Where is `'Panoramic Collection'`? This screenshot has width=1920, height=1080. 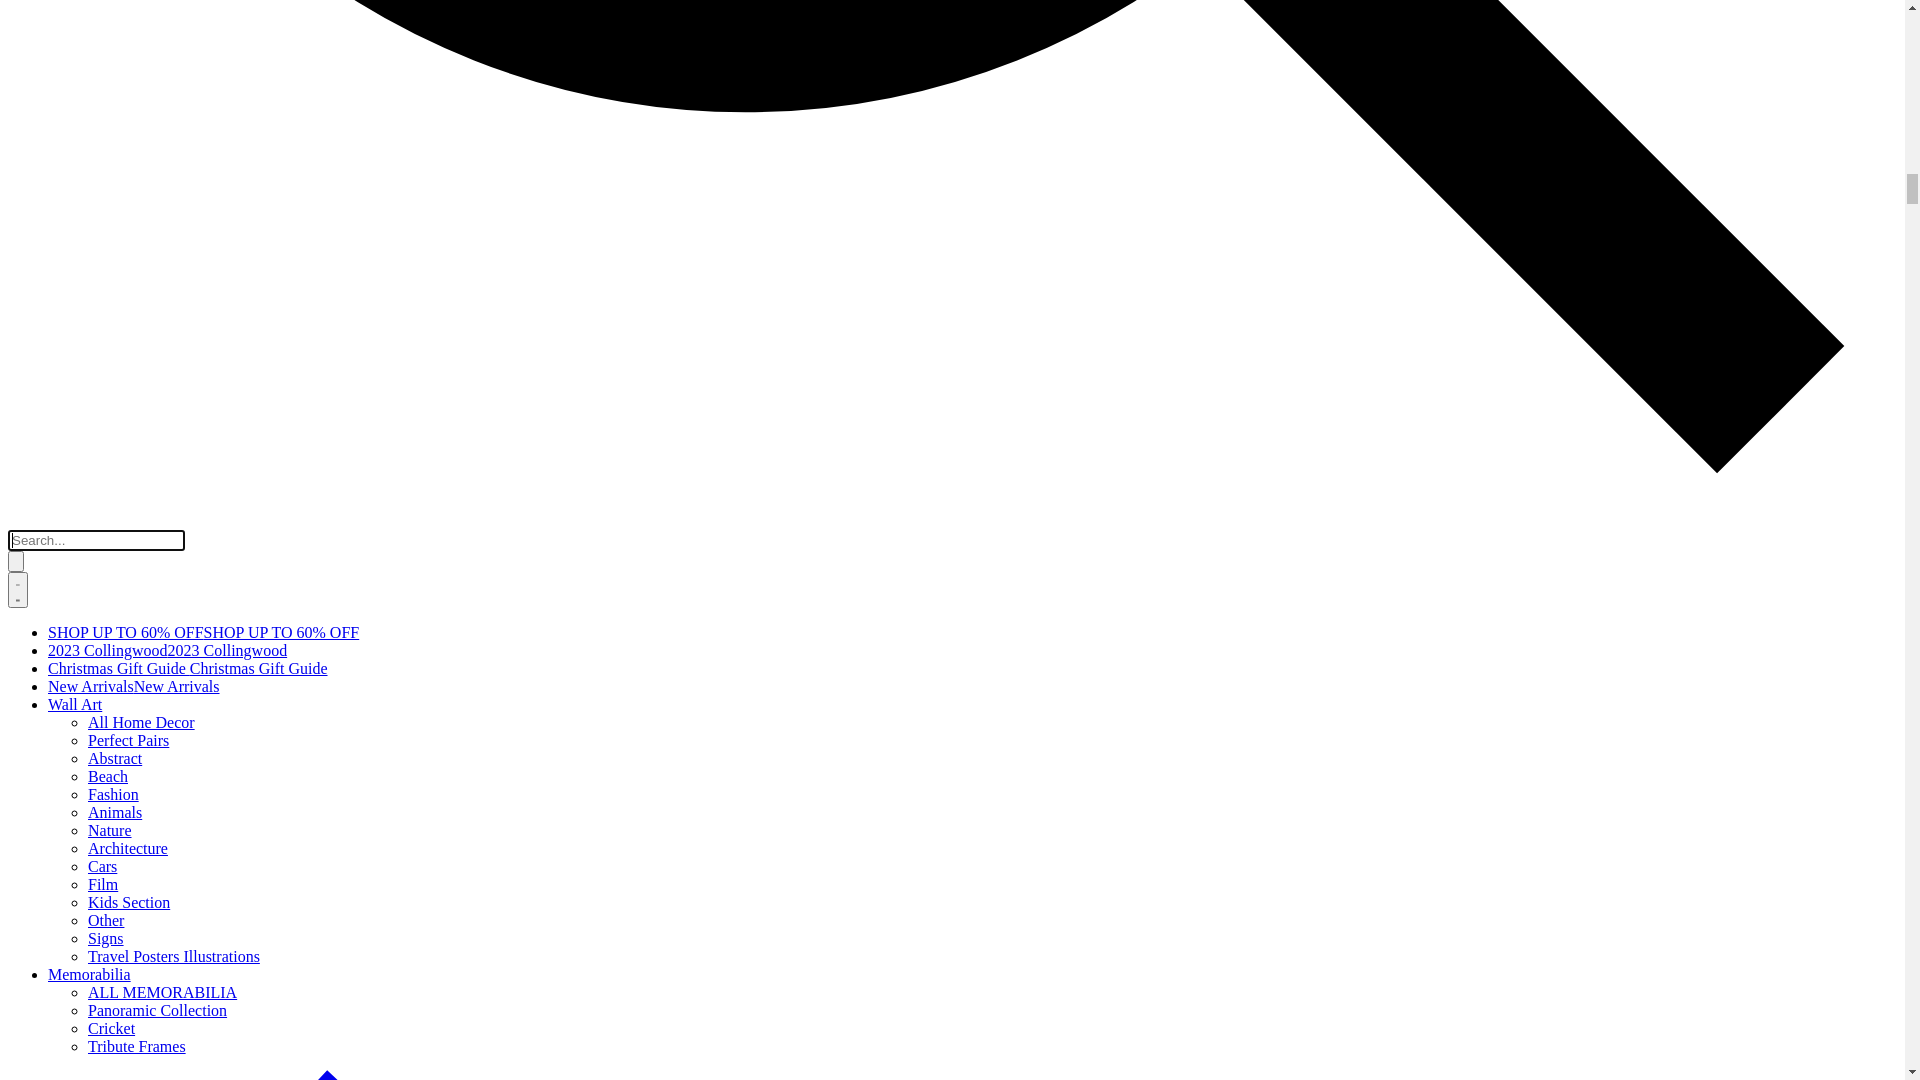 'Panoramic Collection' is located at coordinates (77, 438).